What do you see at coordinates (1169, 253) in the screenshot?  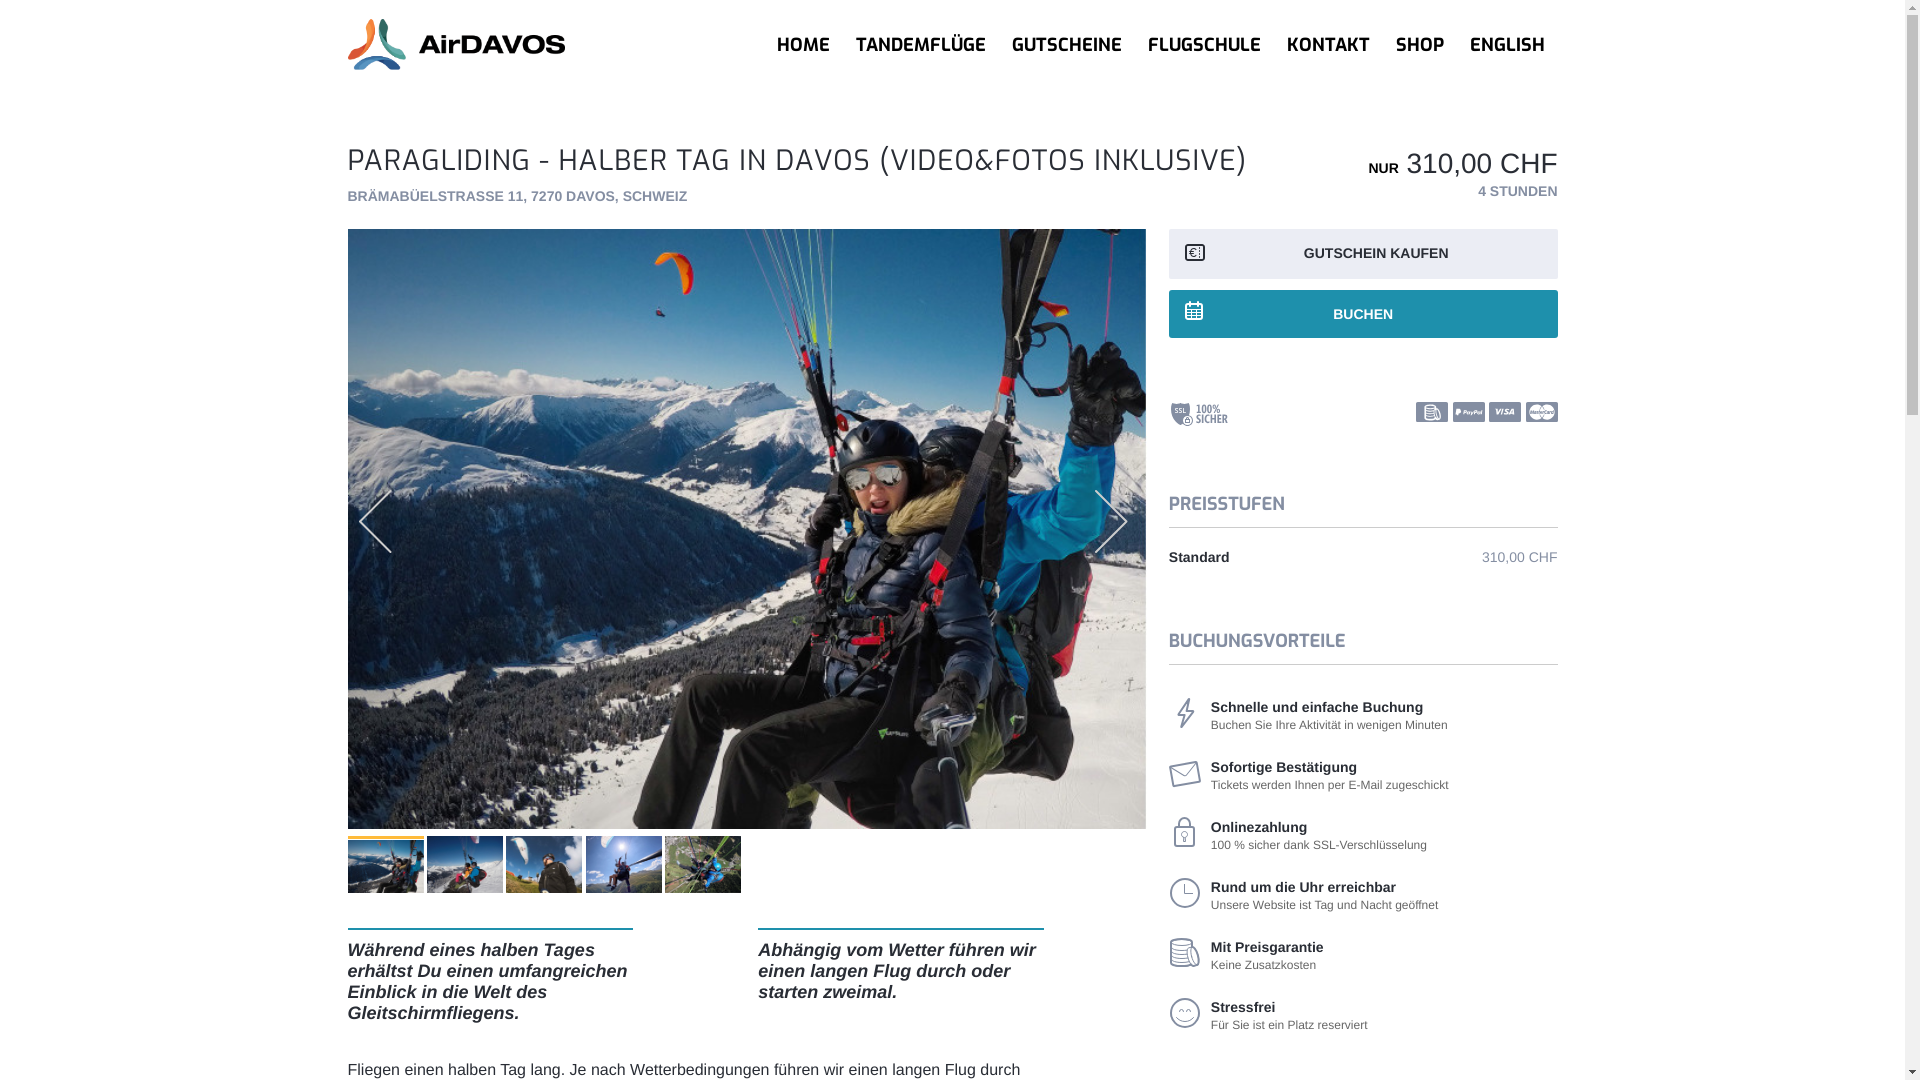 I see `'GUTSCHEIN KAUFEN'` at bounding box center [1169, 253].